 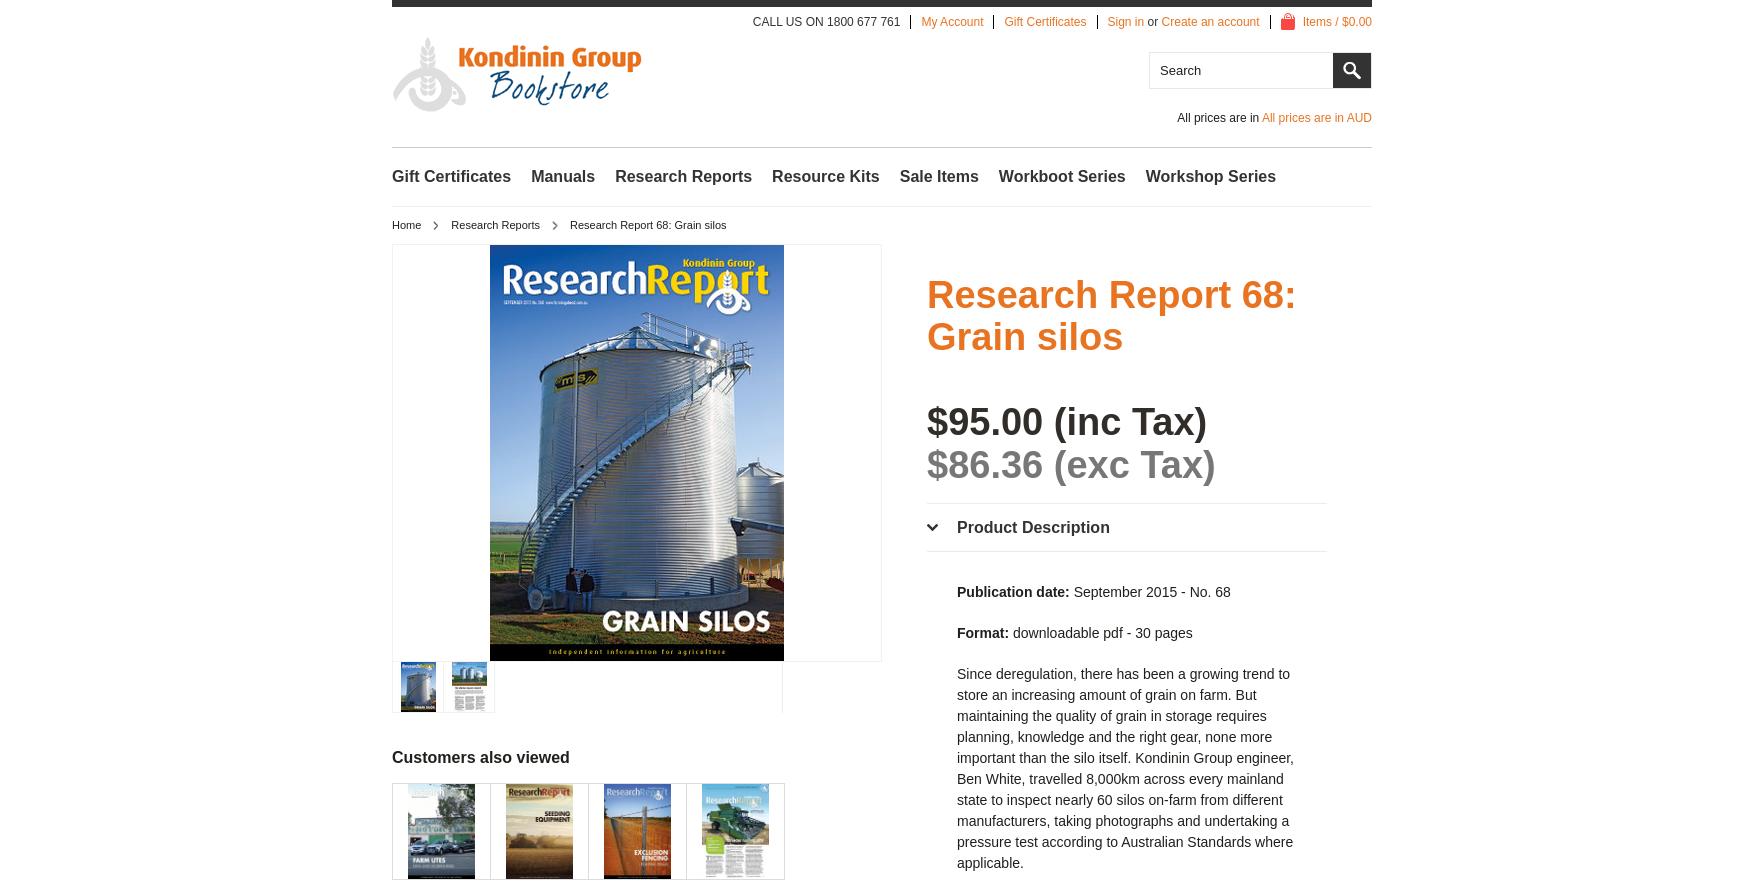 What do you see at coordinates (826, 21) in the screenshot?
I see `'CALL US ON 1800 677 761'` at bounding box center [826, 21].